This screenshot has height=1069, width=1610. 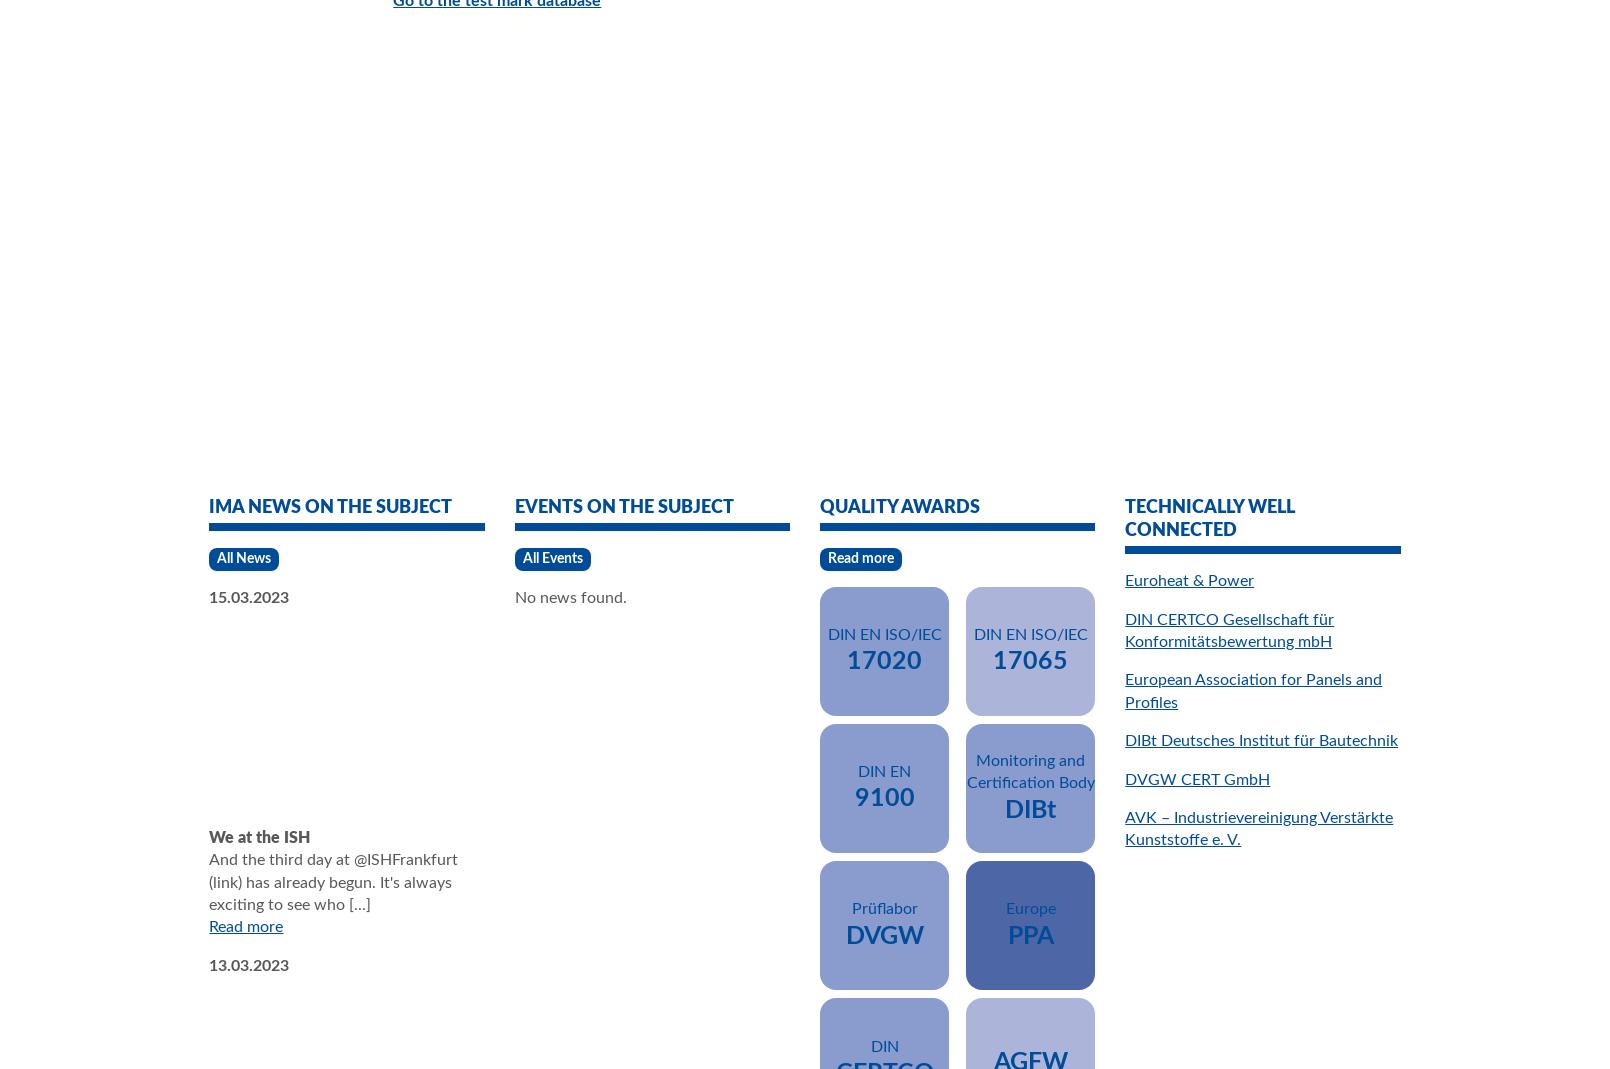 I want to click on 'No news found.', so click(x=568, y=597).